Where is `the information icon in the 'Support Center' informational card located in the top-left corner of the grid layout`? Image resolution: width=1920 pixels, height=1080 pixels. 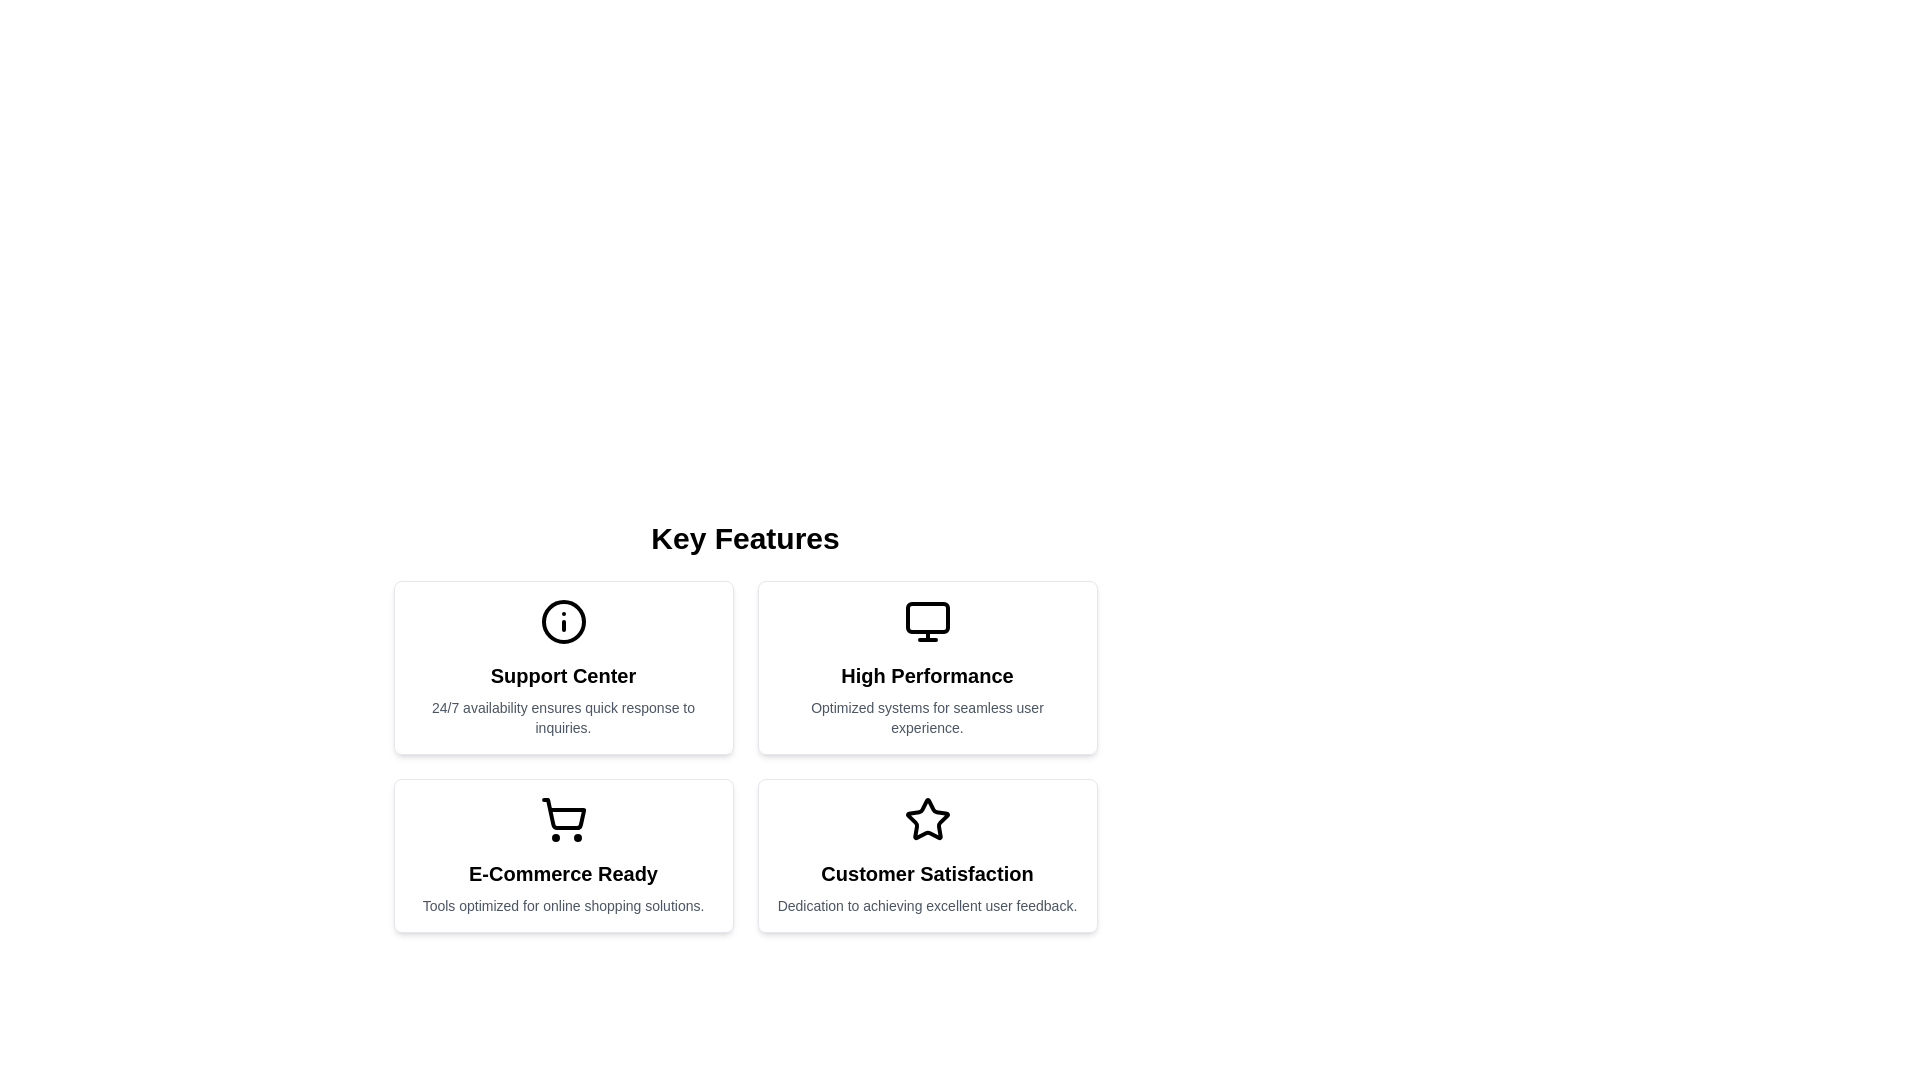
the information icon in the 'Support Center' informational card located in the top-left corner of the grid layout is located at coordinates (562, 667).